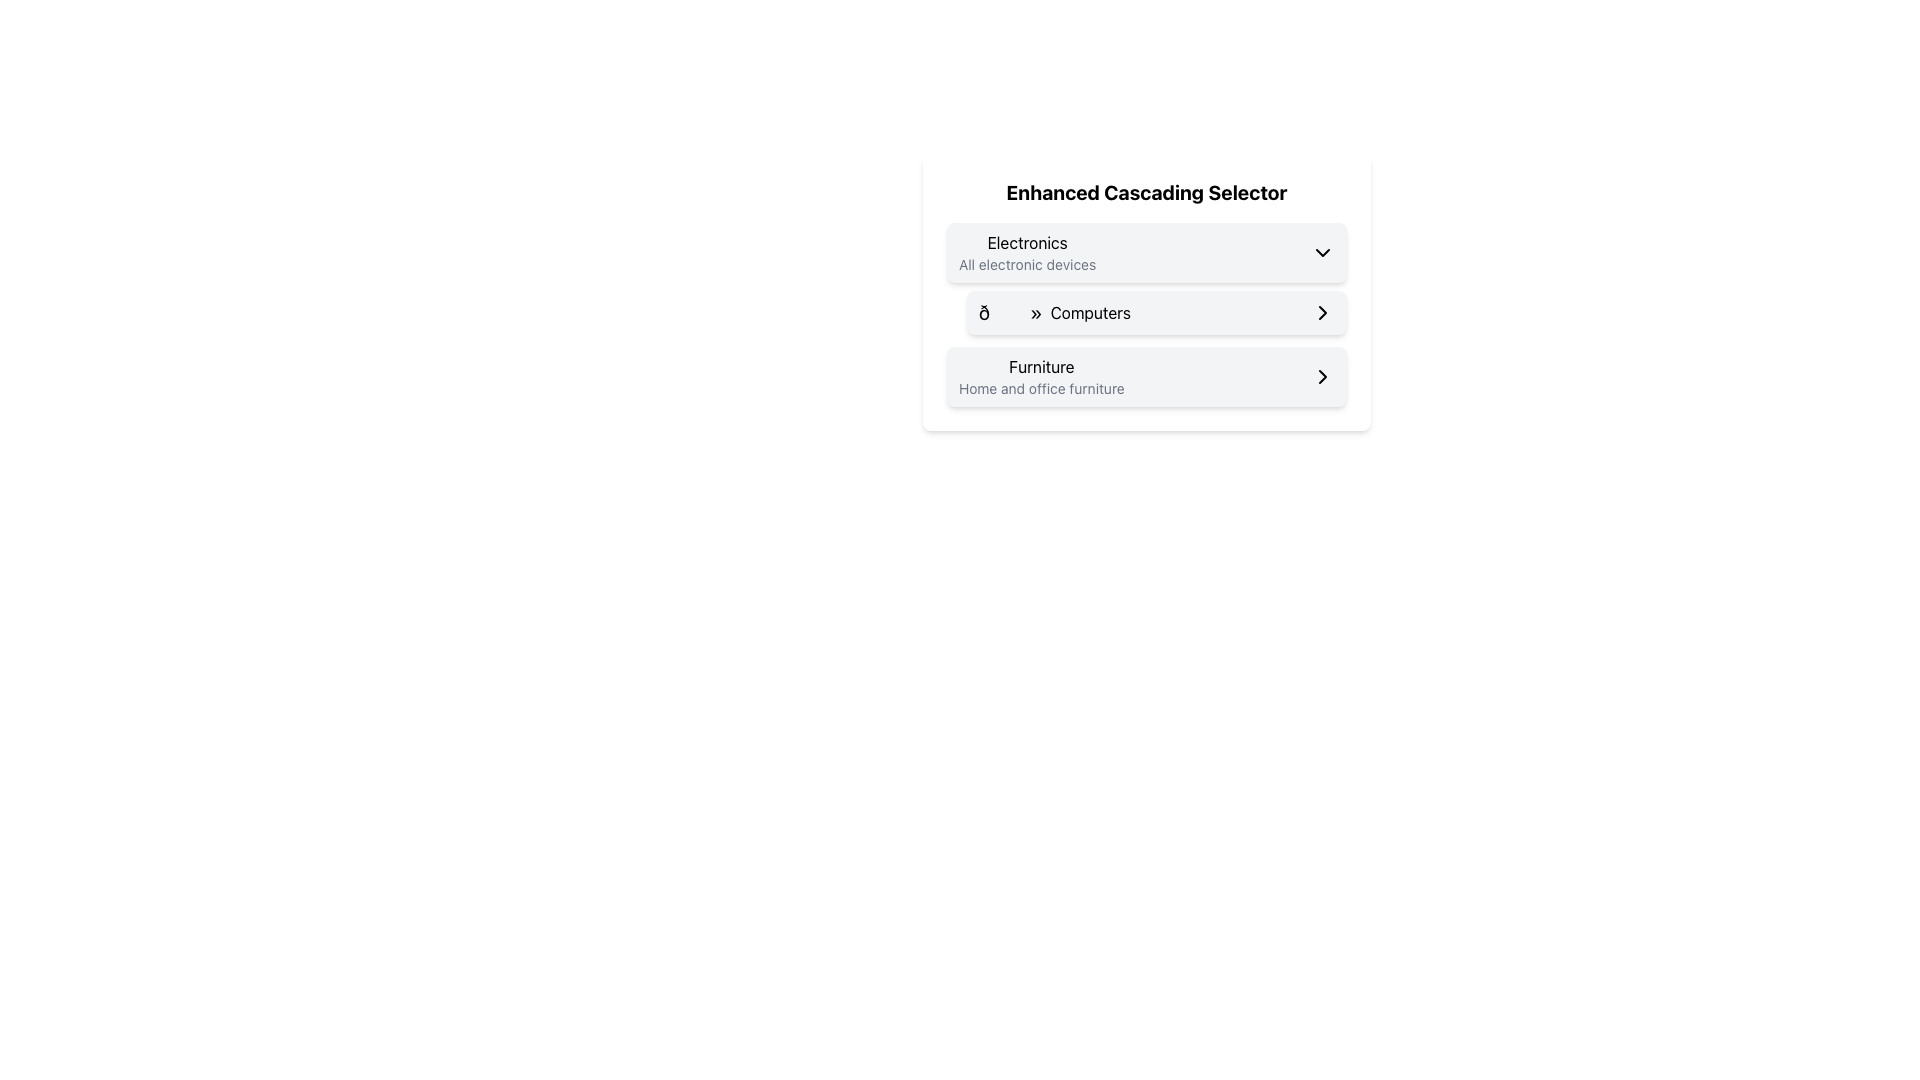  What do you see at coordinates (1147, 377) in the screenshot?
I see `the last selectable option button in the vertical cascading menu below the 'Computers' item` at bounding box center [1147, 377].